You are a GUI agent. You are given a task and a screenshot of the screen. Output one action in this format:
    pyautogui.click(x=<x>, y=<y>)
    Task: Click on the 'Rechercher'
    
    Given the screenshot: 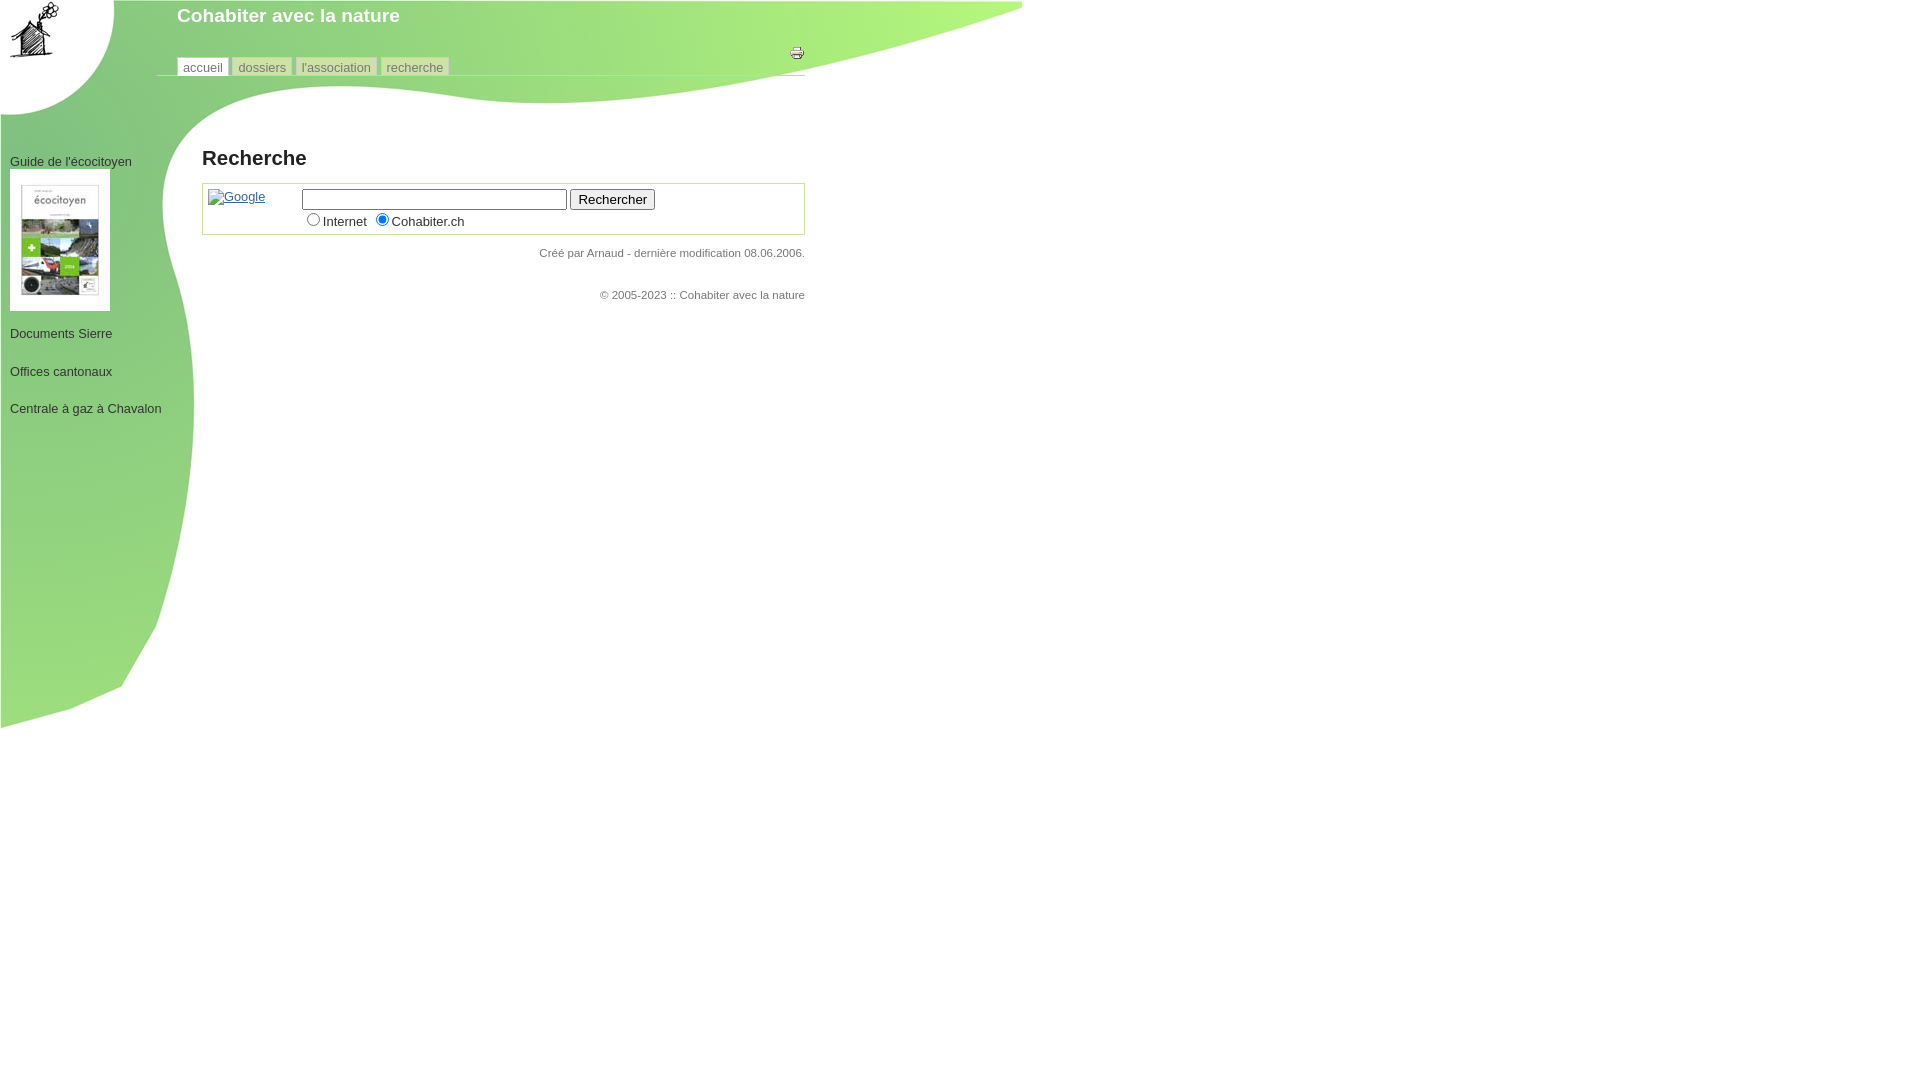 What is the action you would take?
    pyautogui.click(x=569, y=199)
    